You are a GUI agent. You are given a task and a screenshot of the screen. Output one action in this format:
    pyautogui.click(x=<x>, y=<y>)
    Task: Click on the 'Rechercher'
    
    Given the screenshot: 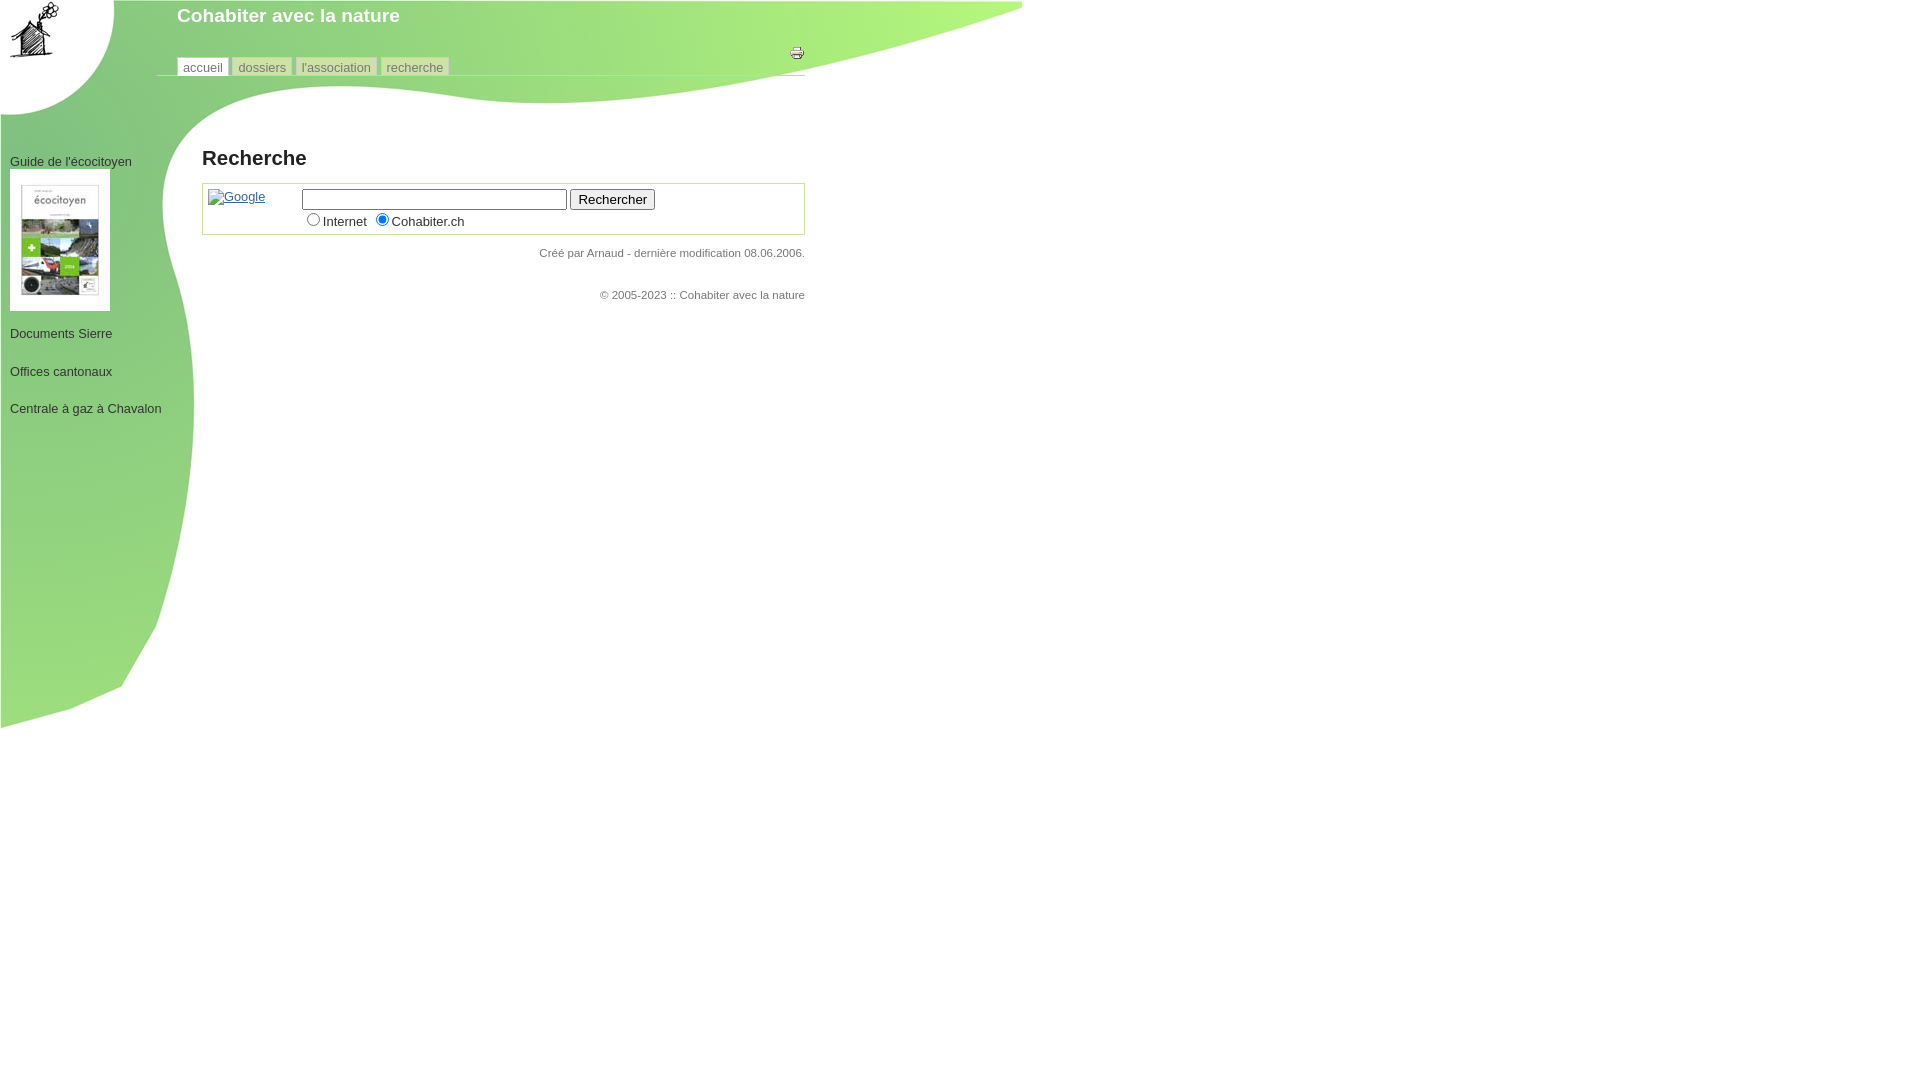 What is the action you would take?
    pyautogui.click(x=569, y=199)
    